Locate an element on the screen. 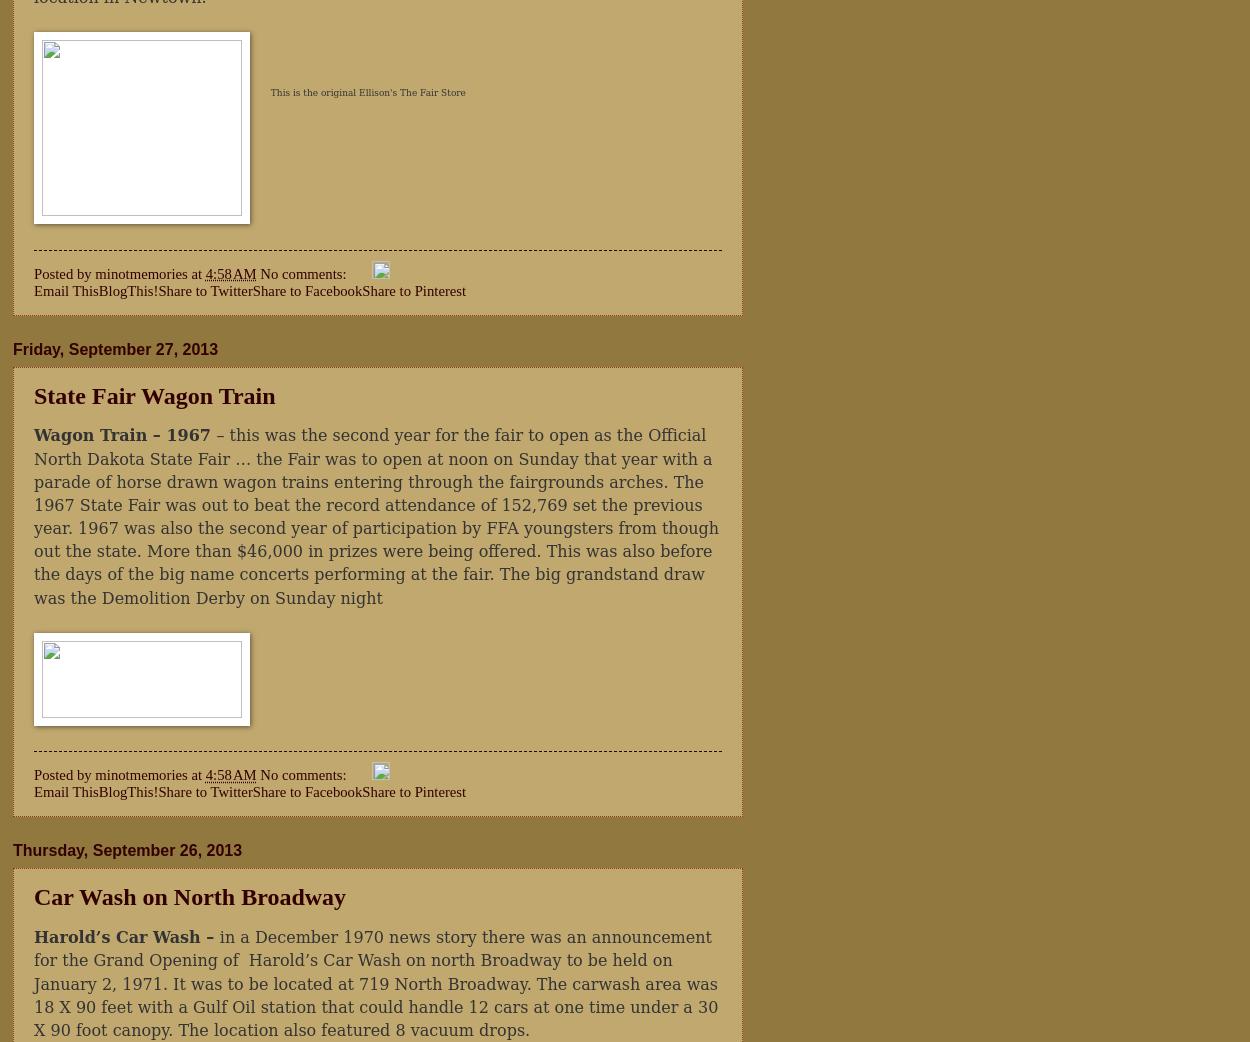 This screenshot has height=1042, width=1250. 'Harold’s Car Wash on north Broadway to be held on January 2, 1971. It
was to be located at 719 North Broadway. The carwash area was 18 X 90 feet with
a Gulf Oil station that could handle 12 cars at one time under a 30 X 90 foot
canopy. The location also featured 8 vacuum drops.' is located at coordinates (376, 995).